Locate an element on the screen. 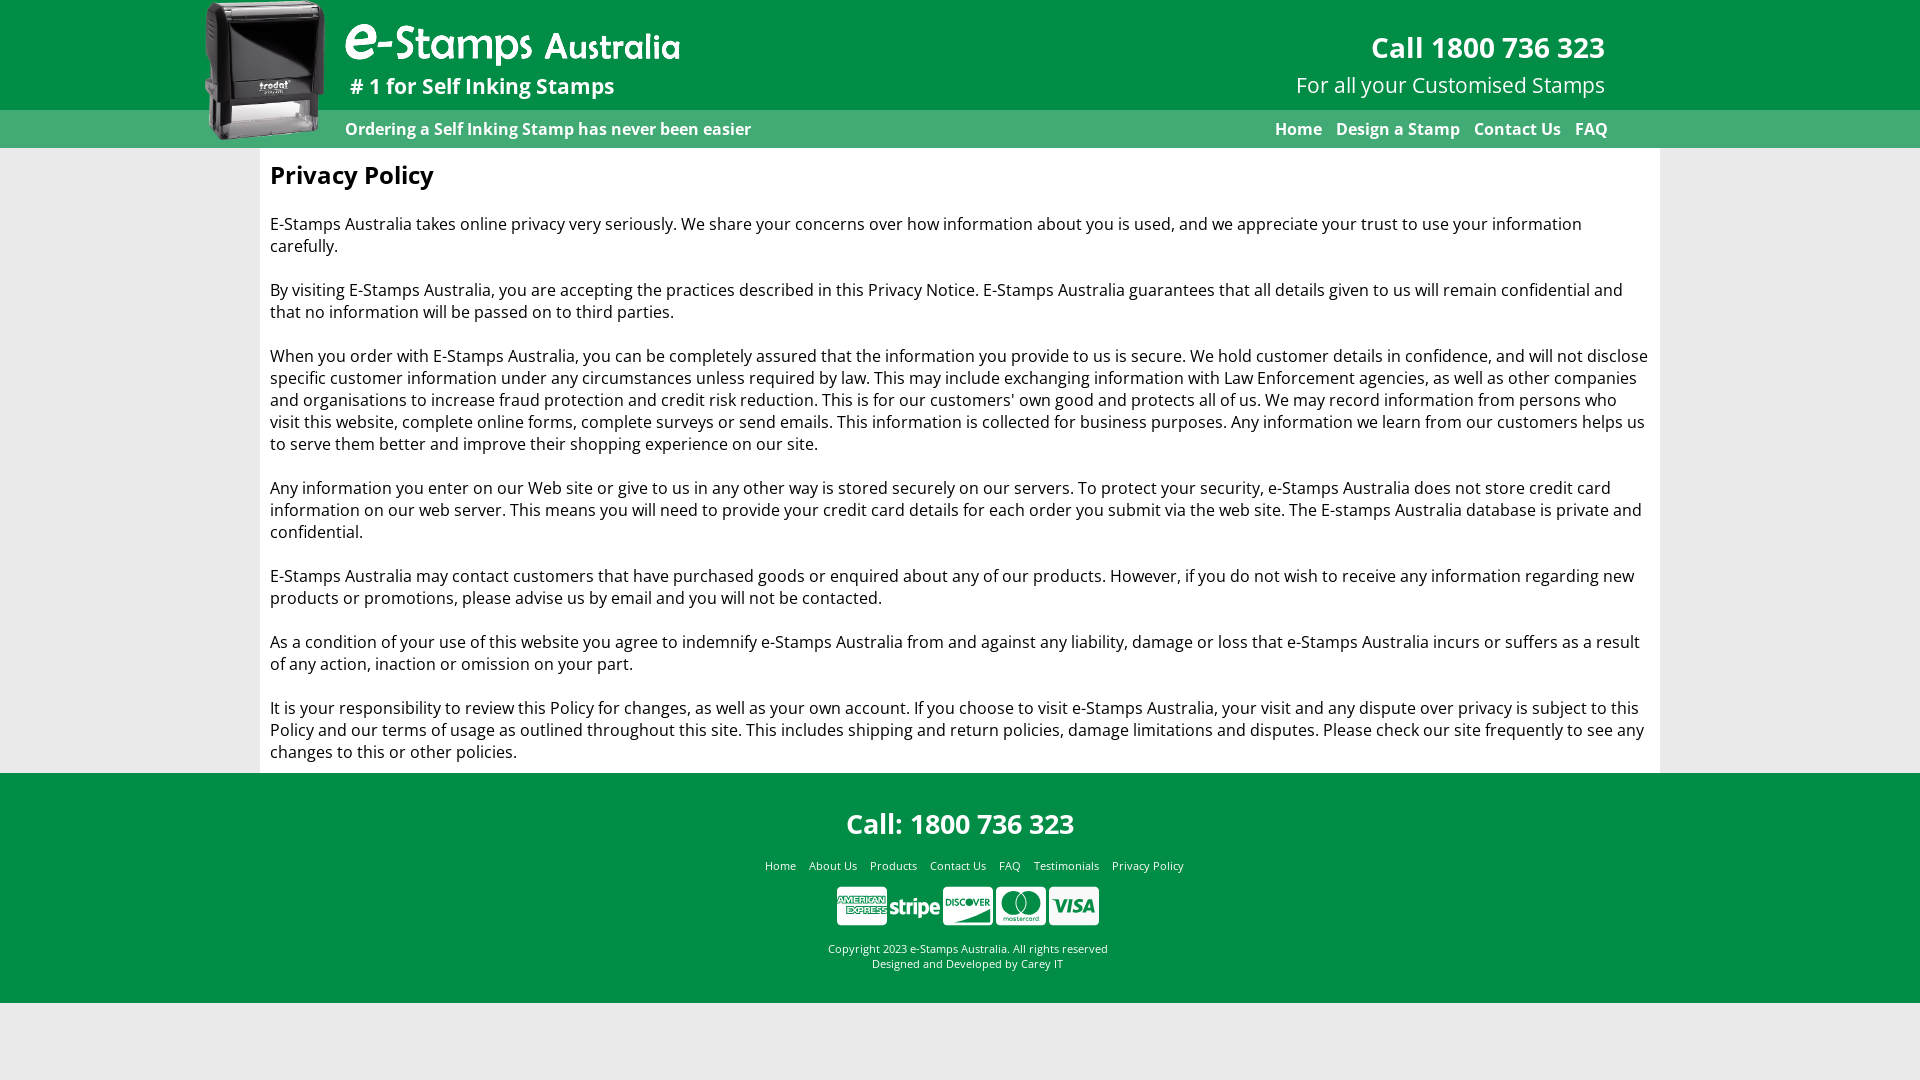  'Call: 1800 736 323' is located at coordinates (960, 823).